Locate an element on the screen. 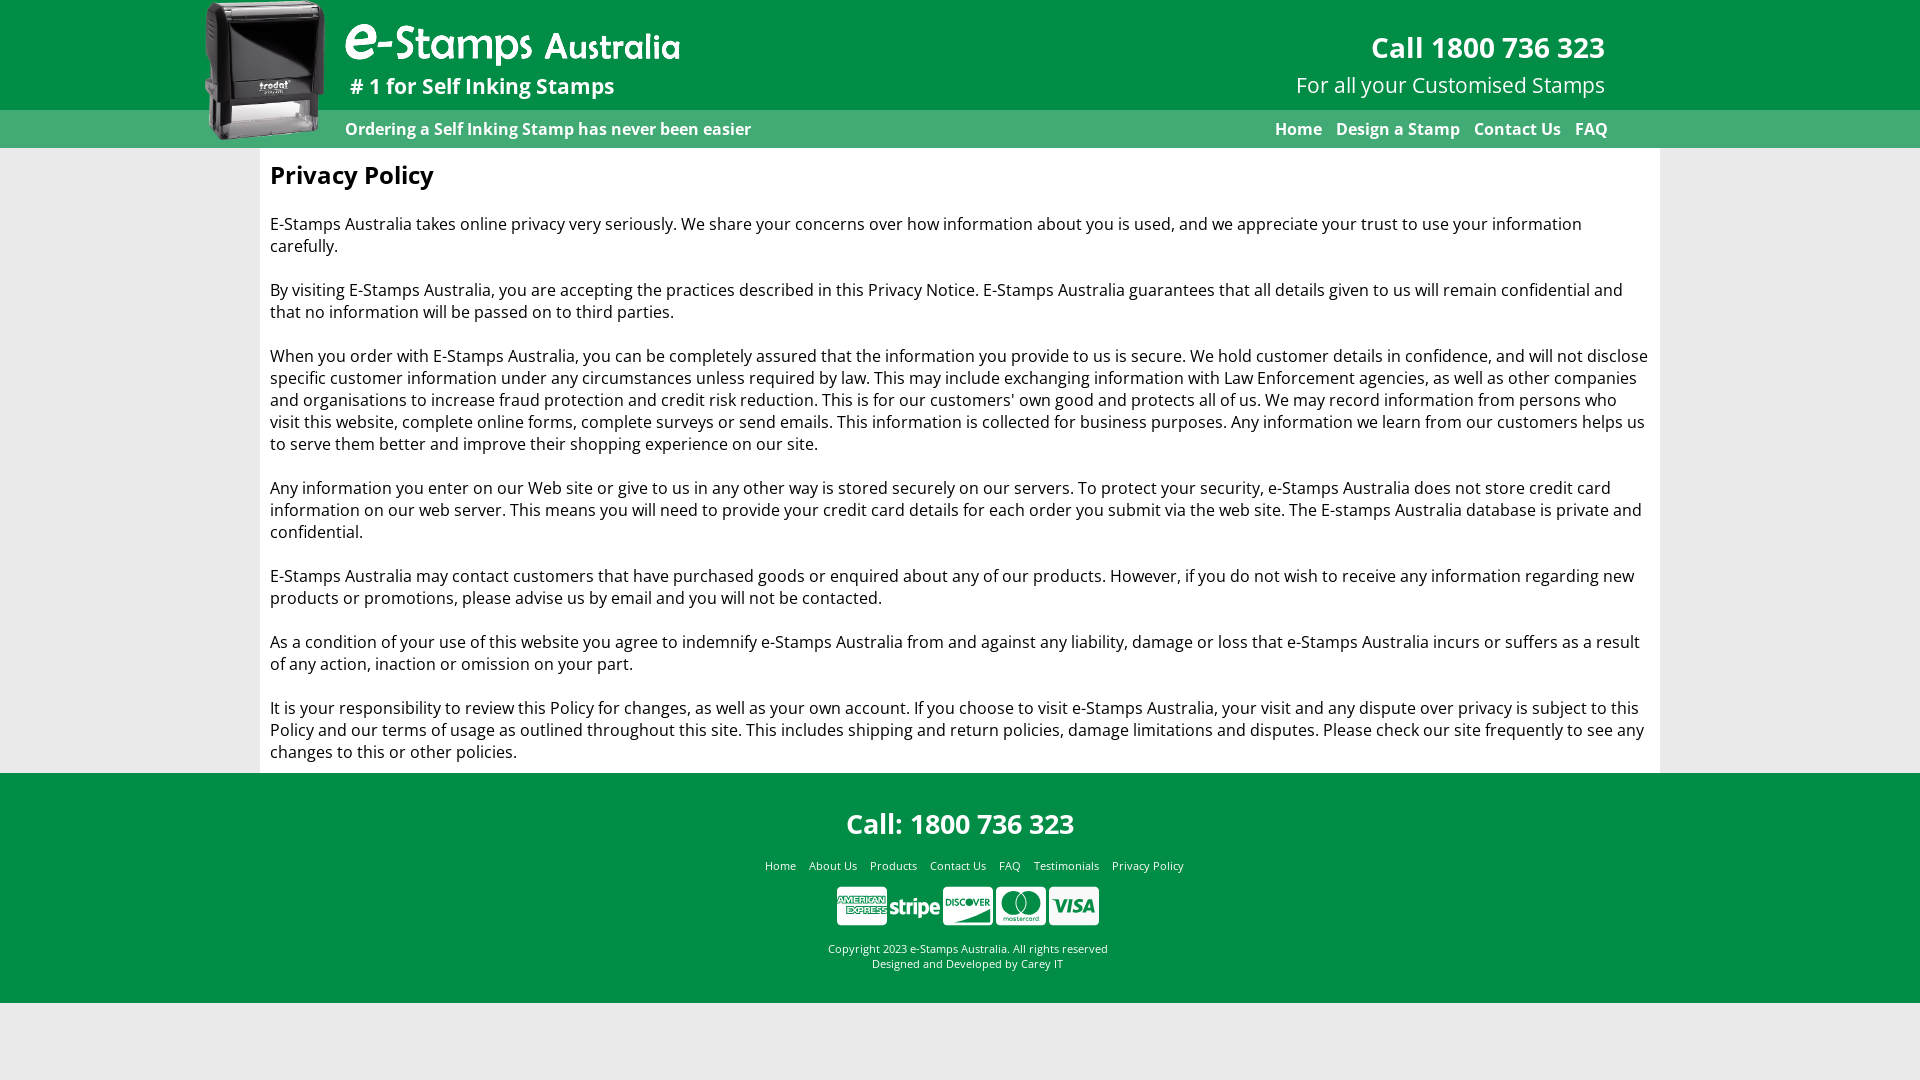  'Call: 1800 736 323' is located at coordinates (960, 823).